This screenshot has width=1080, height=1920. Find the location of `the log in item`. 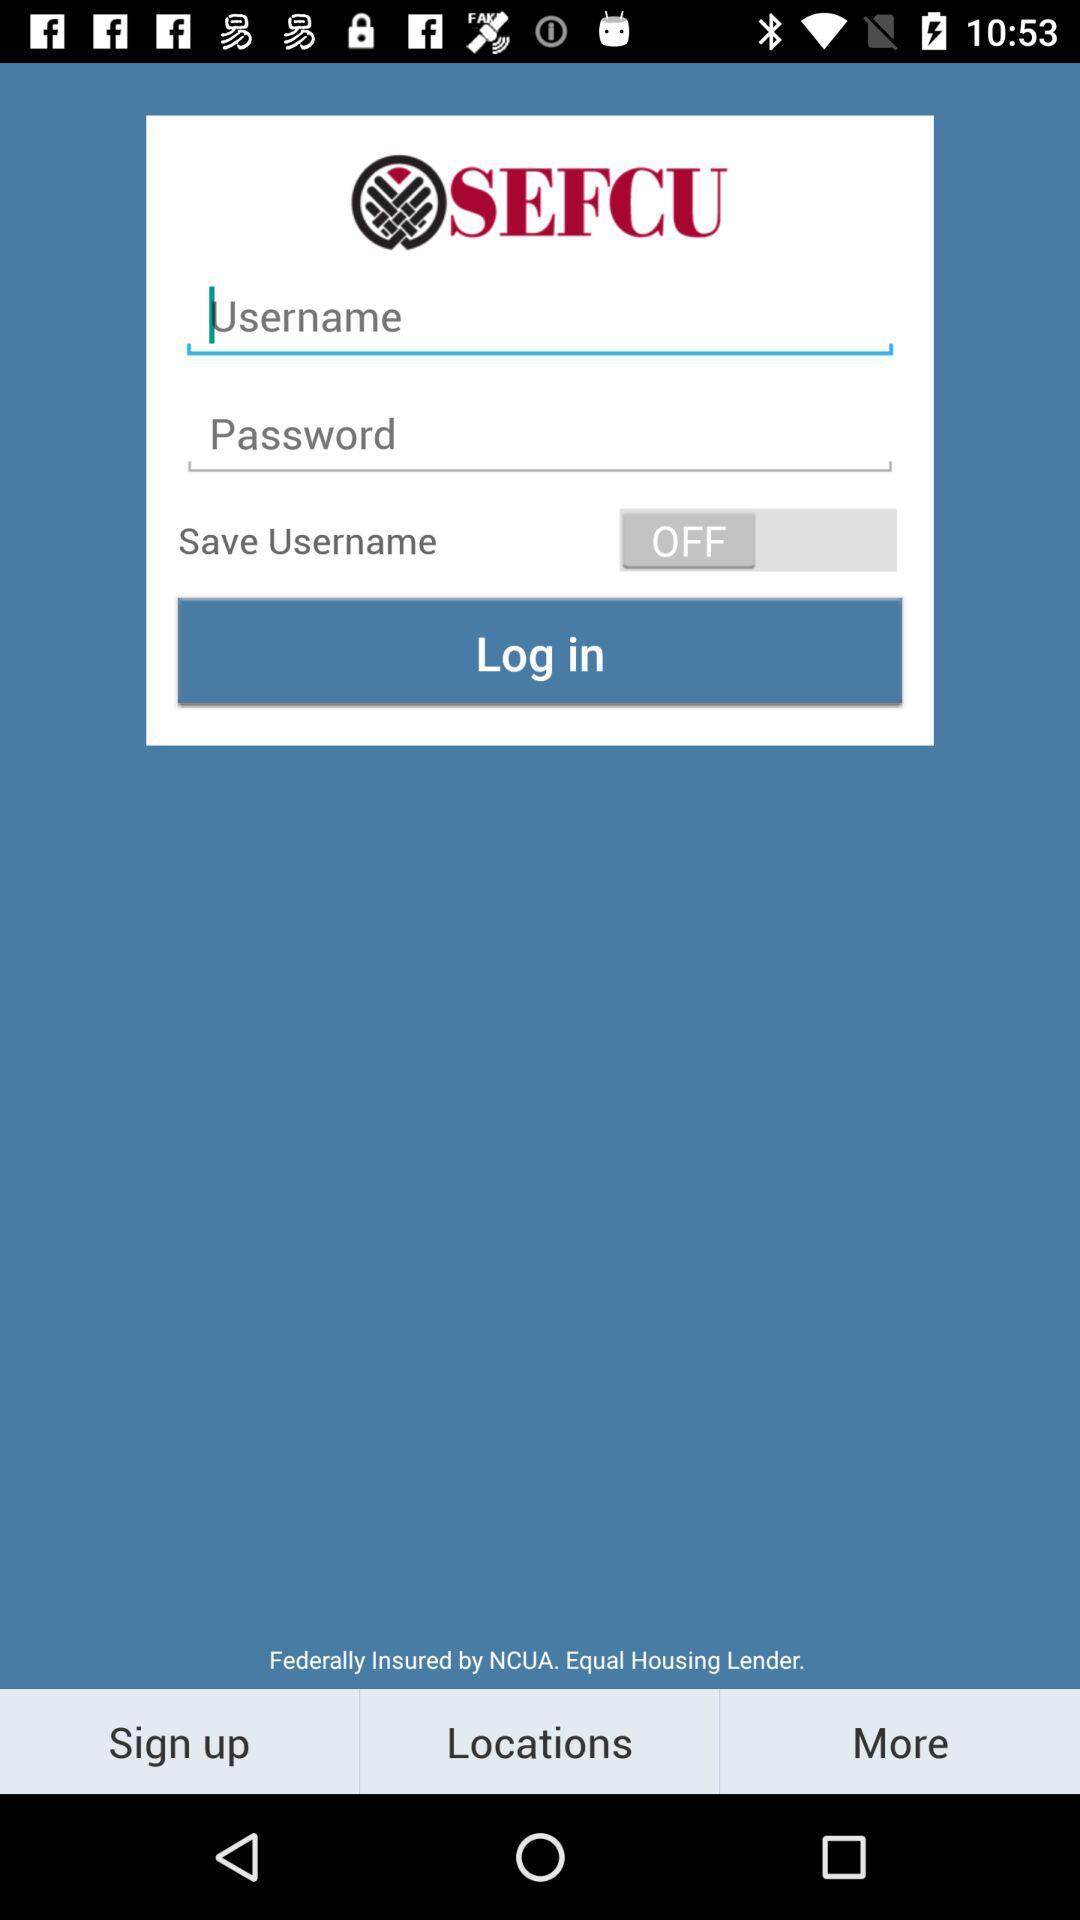

the log in item is located at coordinates (540, 652).